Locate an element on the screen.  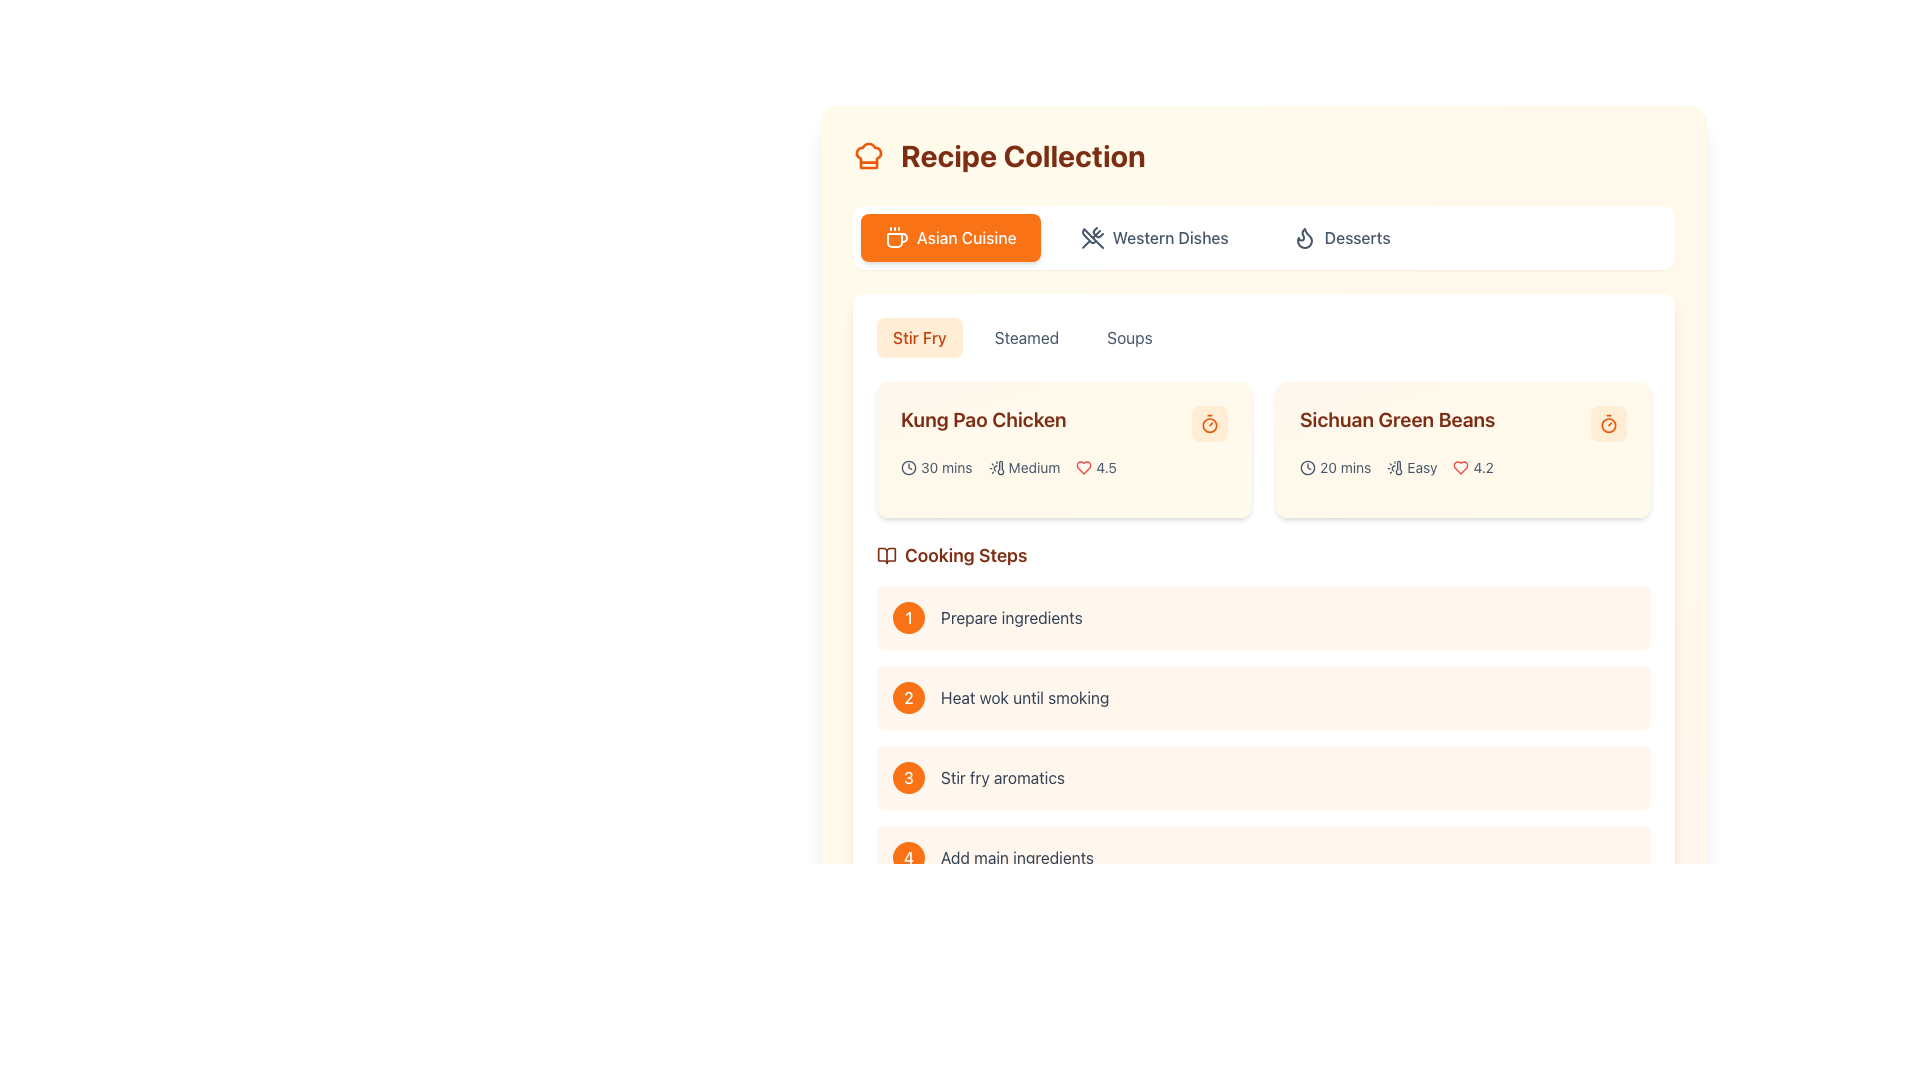
text displayed in the Text label showing the value '4.2', which is styled with a dark font and indicates a rating or score, located to the right of a small heart icon in the 'Sichuan Green Beans' section is located at coordinates (1483, 467).